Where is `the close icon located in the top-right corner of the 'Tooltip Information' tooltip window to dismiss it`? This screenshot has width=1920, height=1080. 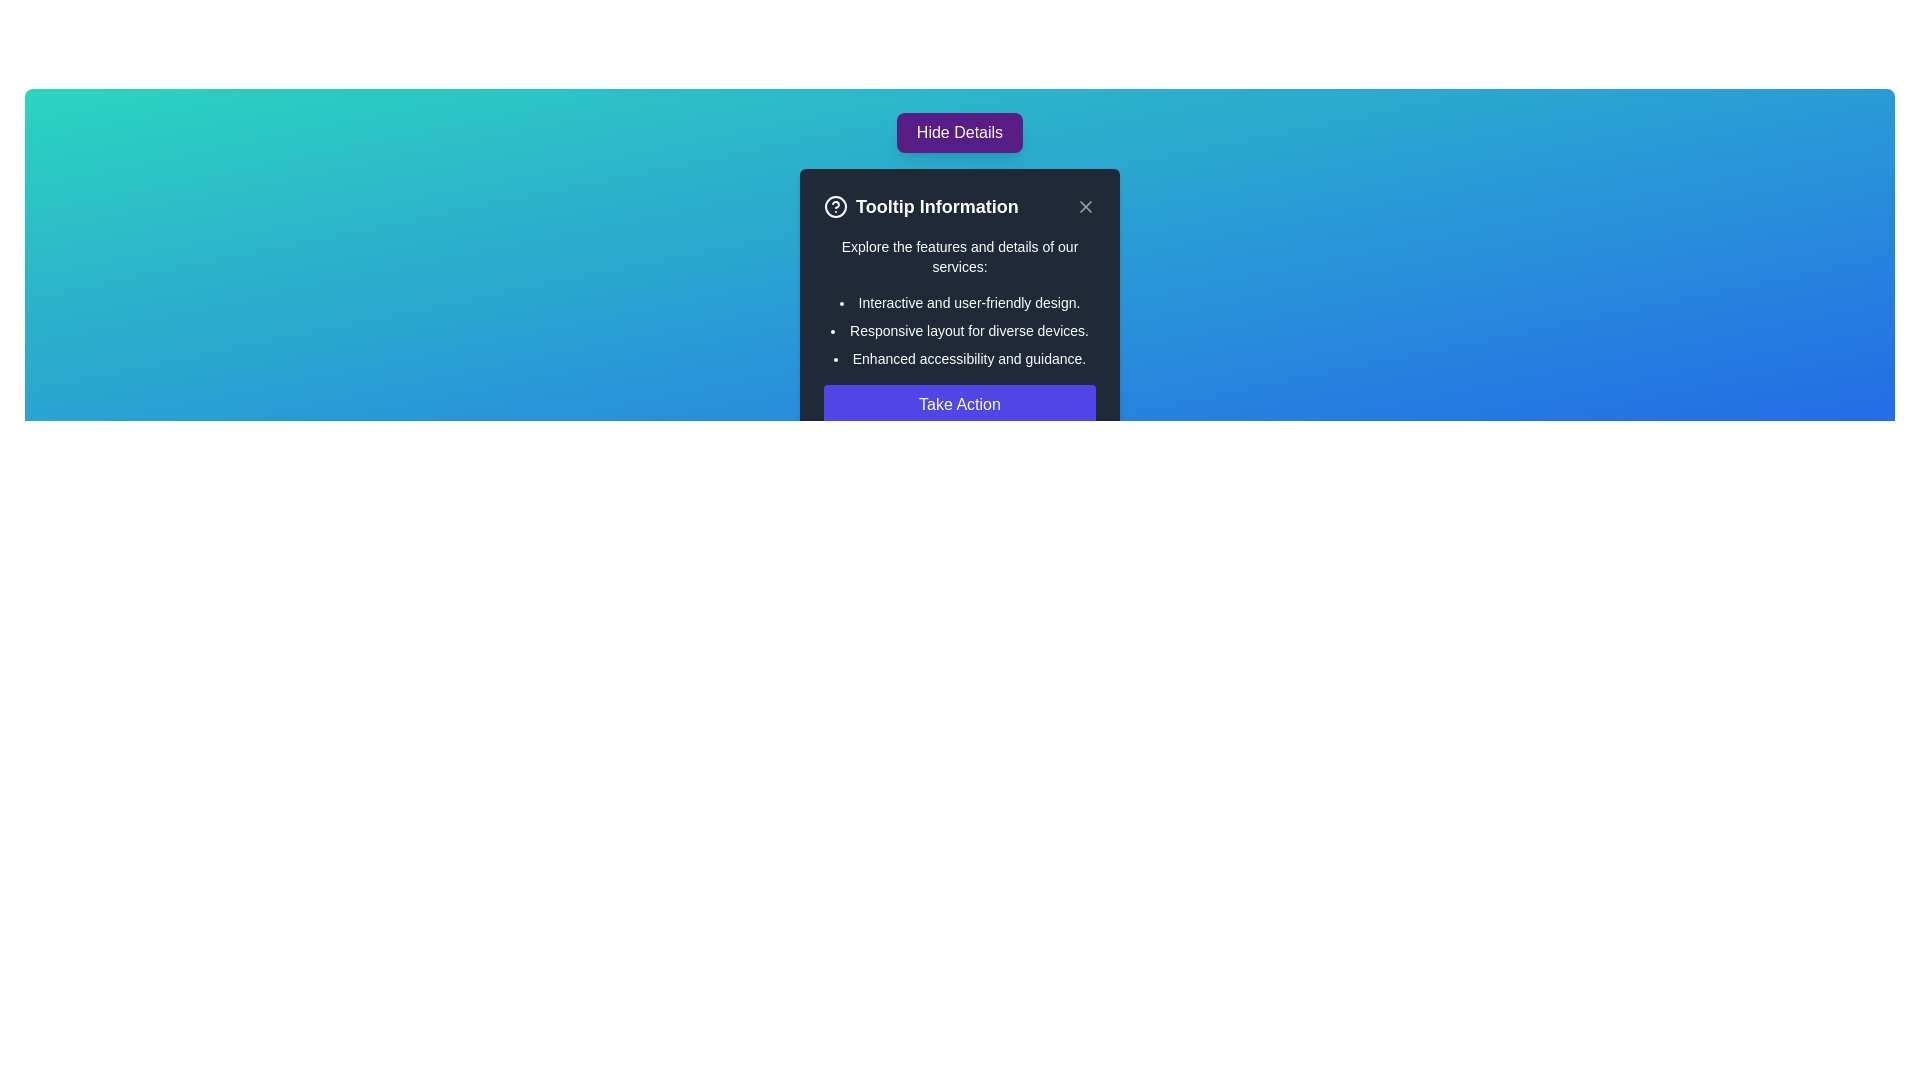
the close icon located in the top-right corner of the 'Tooltip Information' tooltip window to dismiss it is located at coordinates (1084, 207).